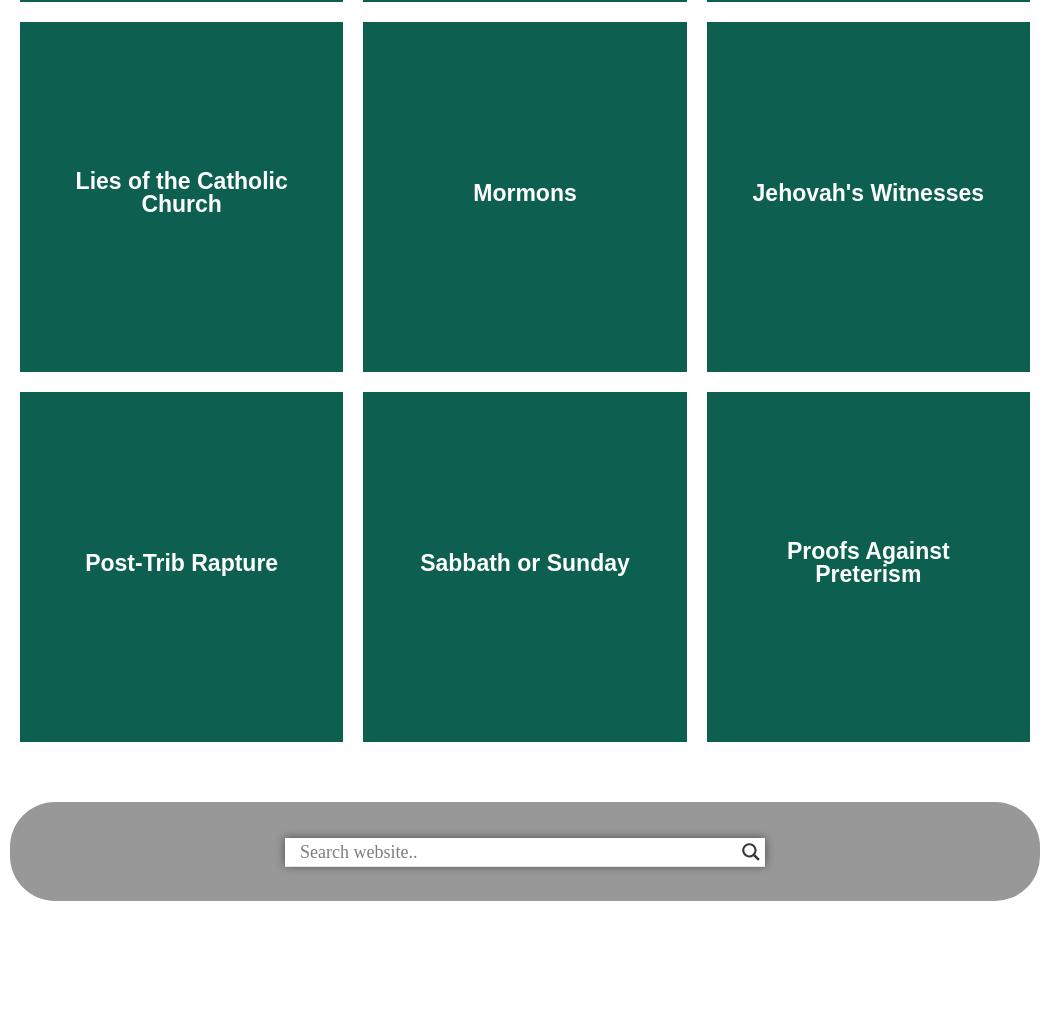 Image resolution: width=1050 pixels, height=1018 pixels. Describe the element at coordinates (69, 906) in the screenshot. I see `'Learn why the rapture occurs after the Tribulation, and not before.'` at that location.